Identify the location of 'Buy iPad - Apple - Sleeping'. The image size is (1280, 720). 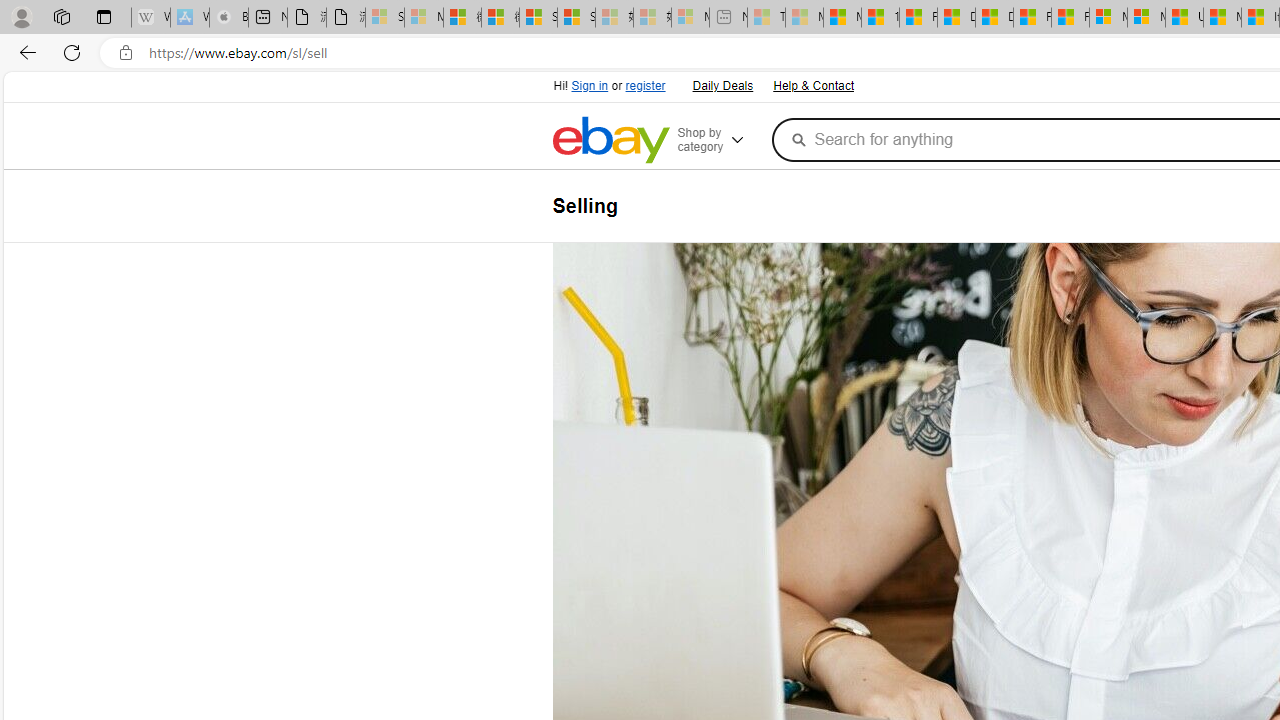
(229, 17).